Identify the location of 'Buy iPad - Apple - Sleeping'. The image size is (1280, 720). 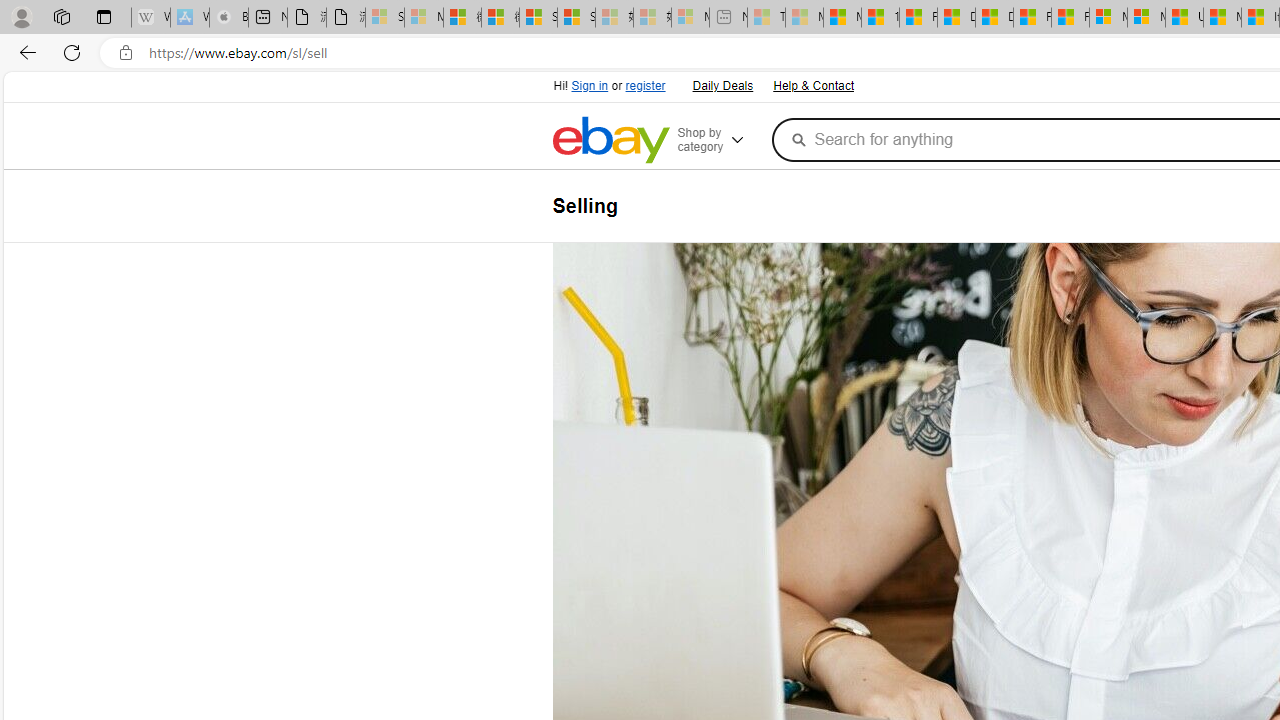
(229, 17).